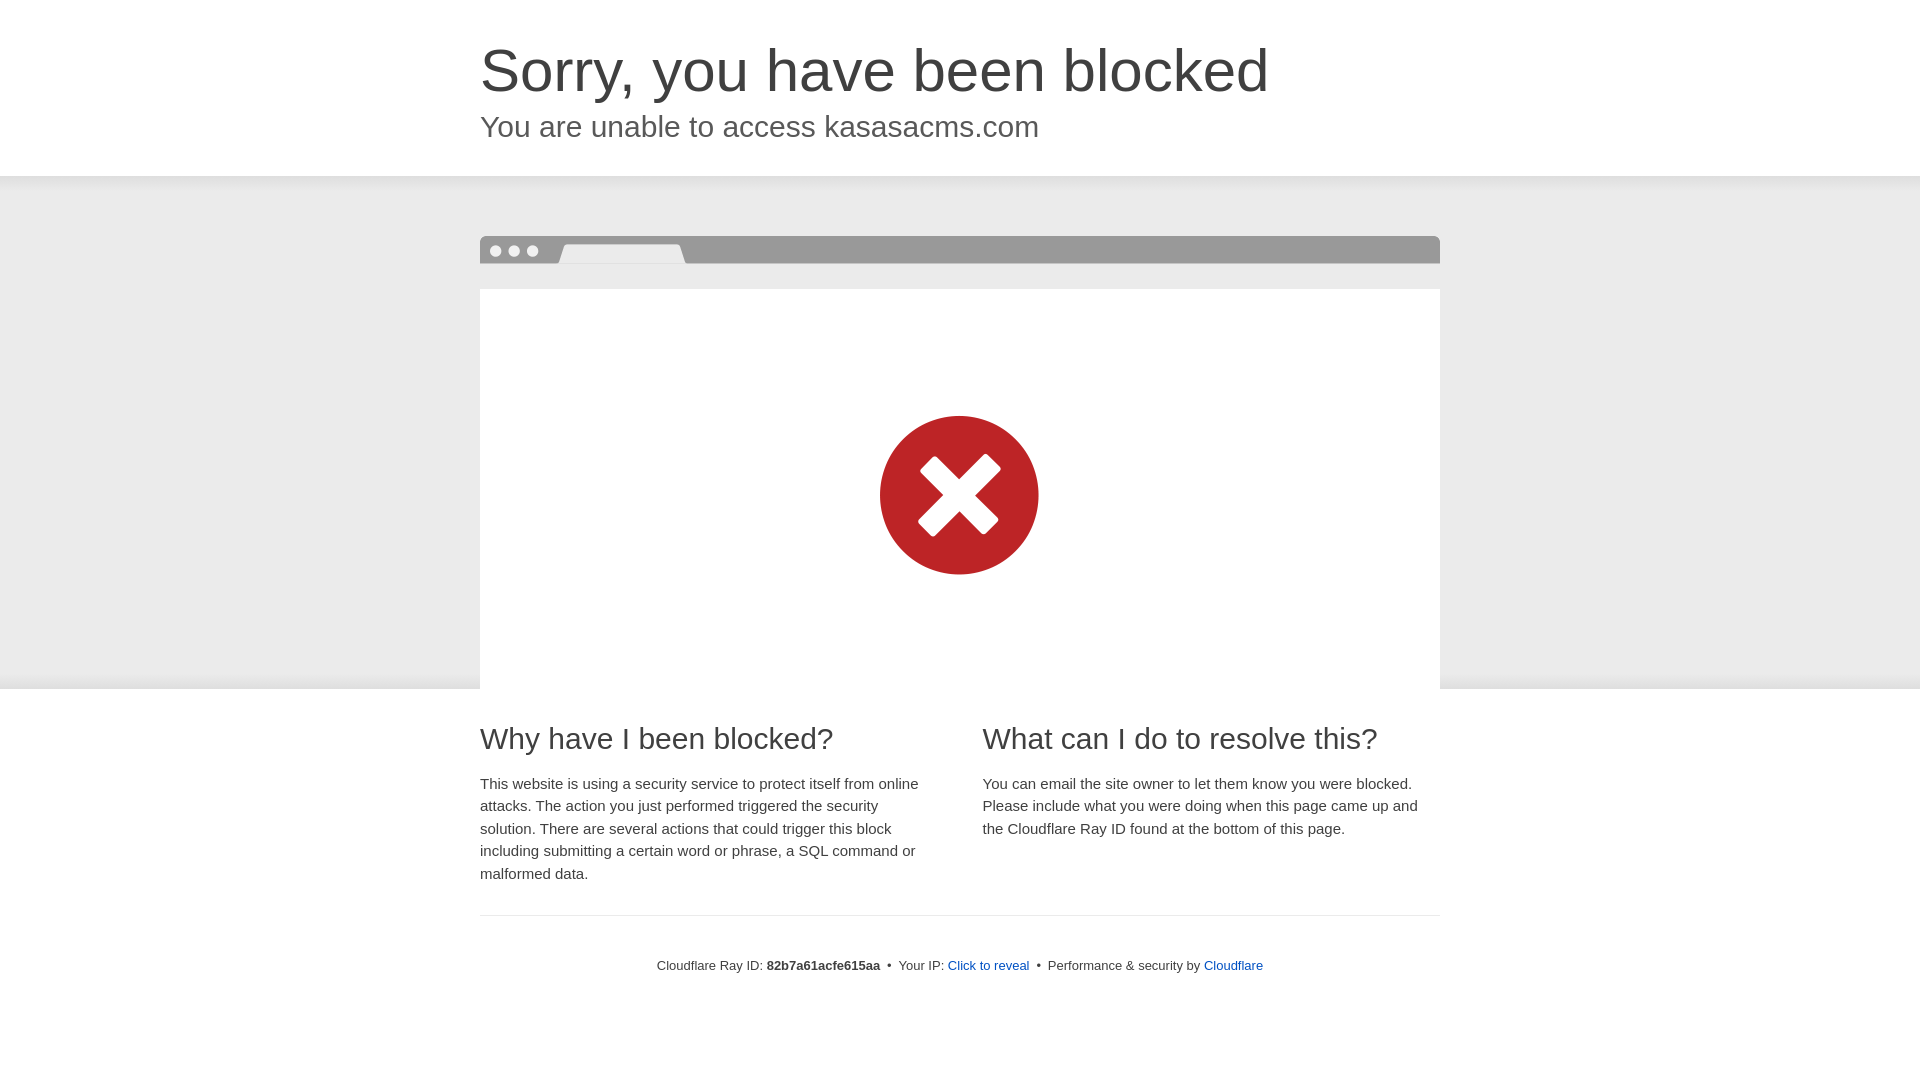  I want to click on 'Cloudflare', so click(1232, 964).